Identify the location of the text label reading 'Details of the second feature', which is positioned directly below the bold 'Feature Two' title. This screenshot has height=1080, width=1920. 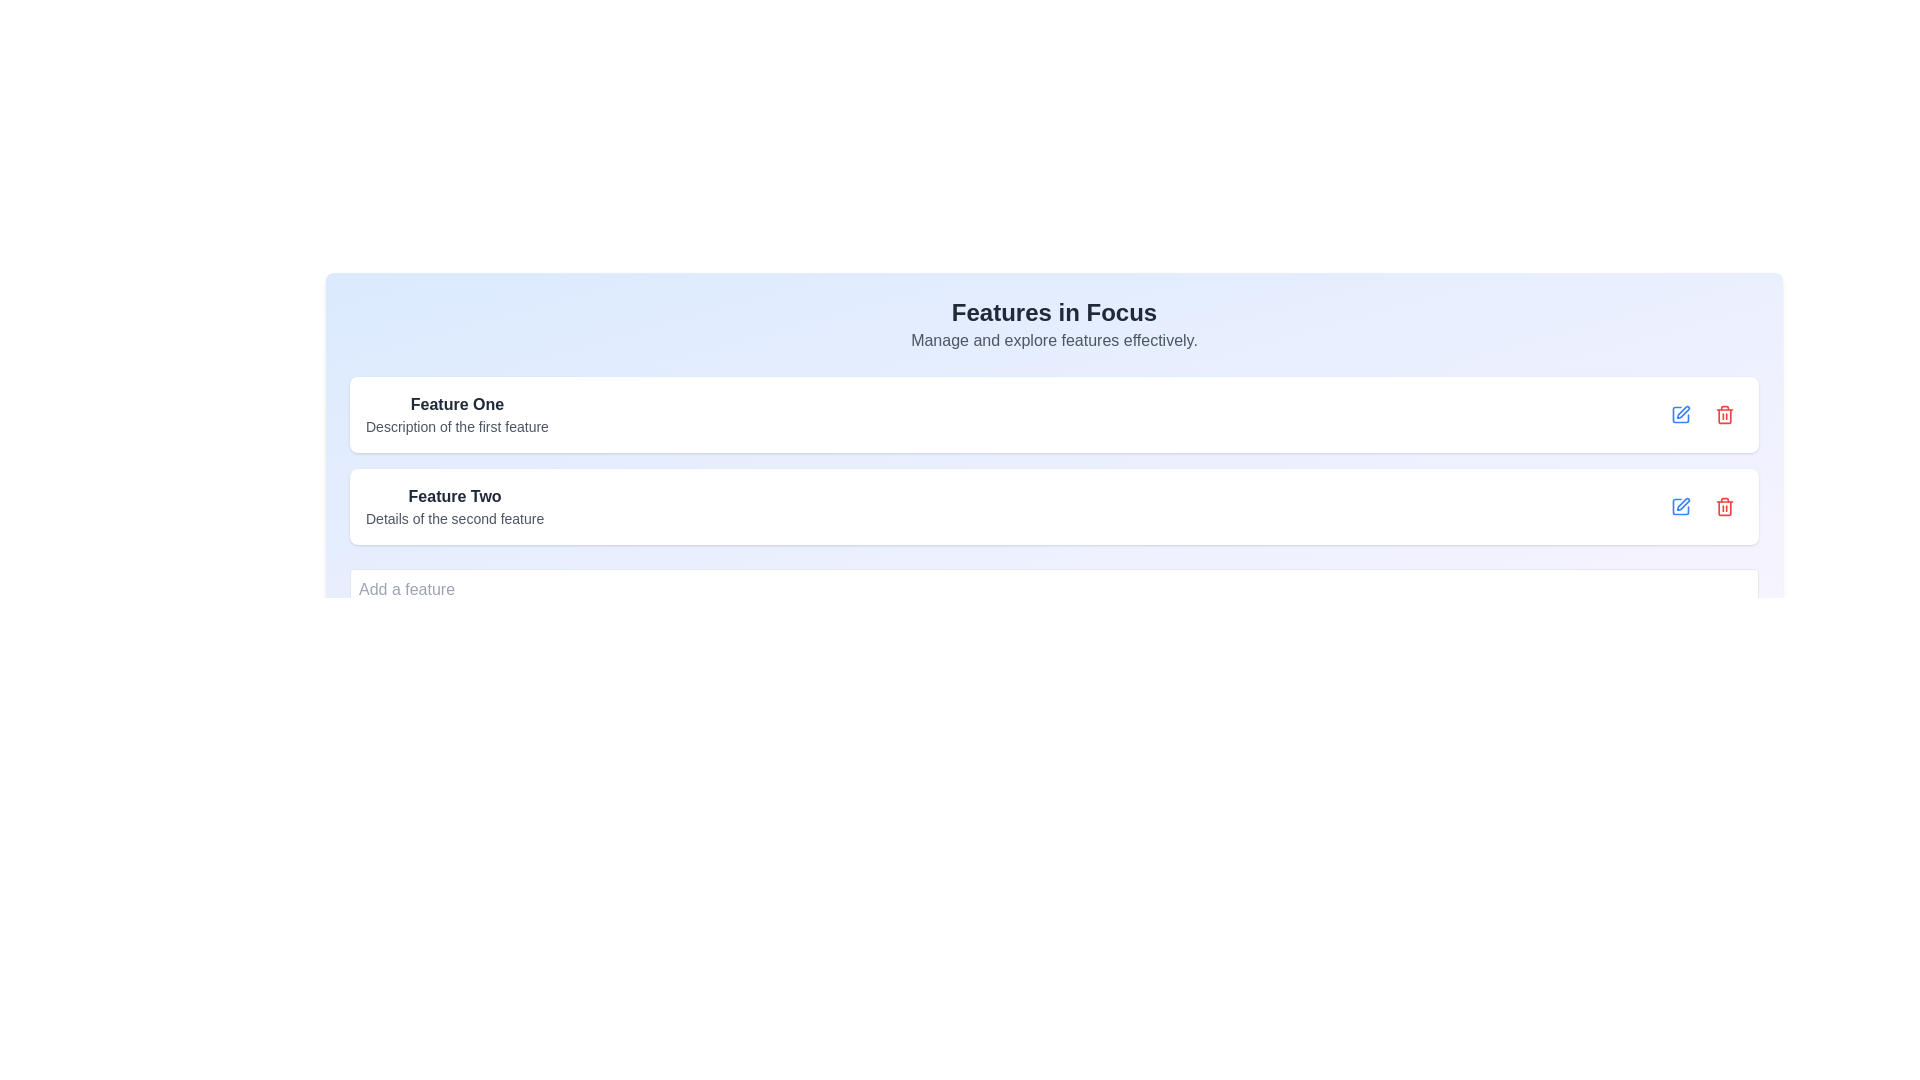
(454, 518).